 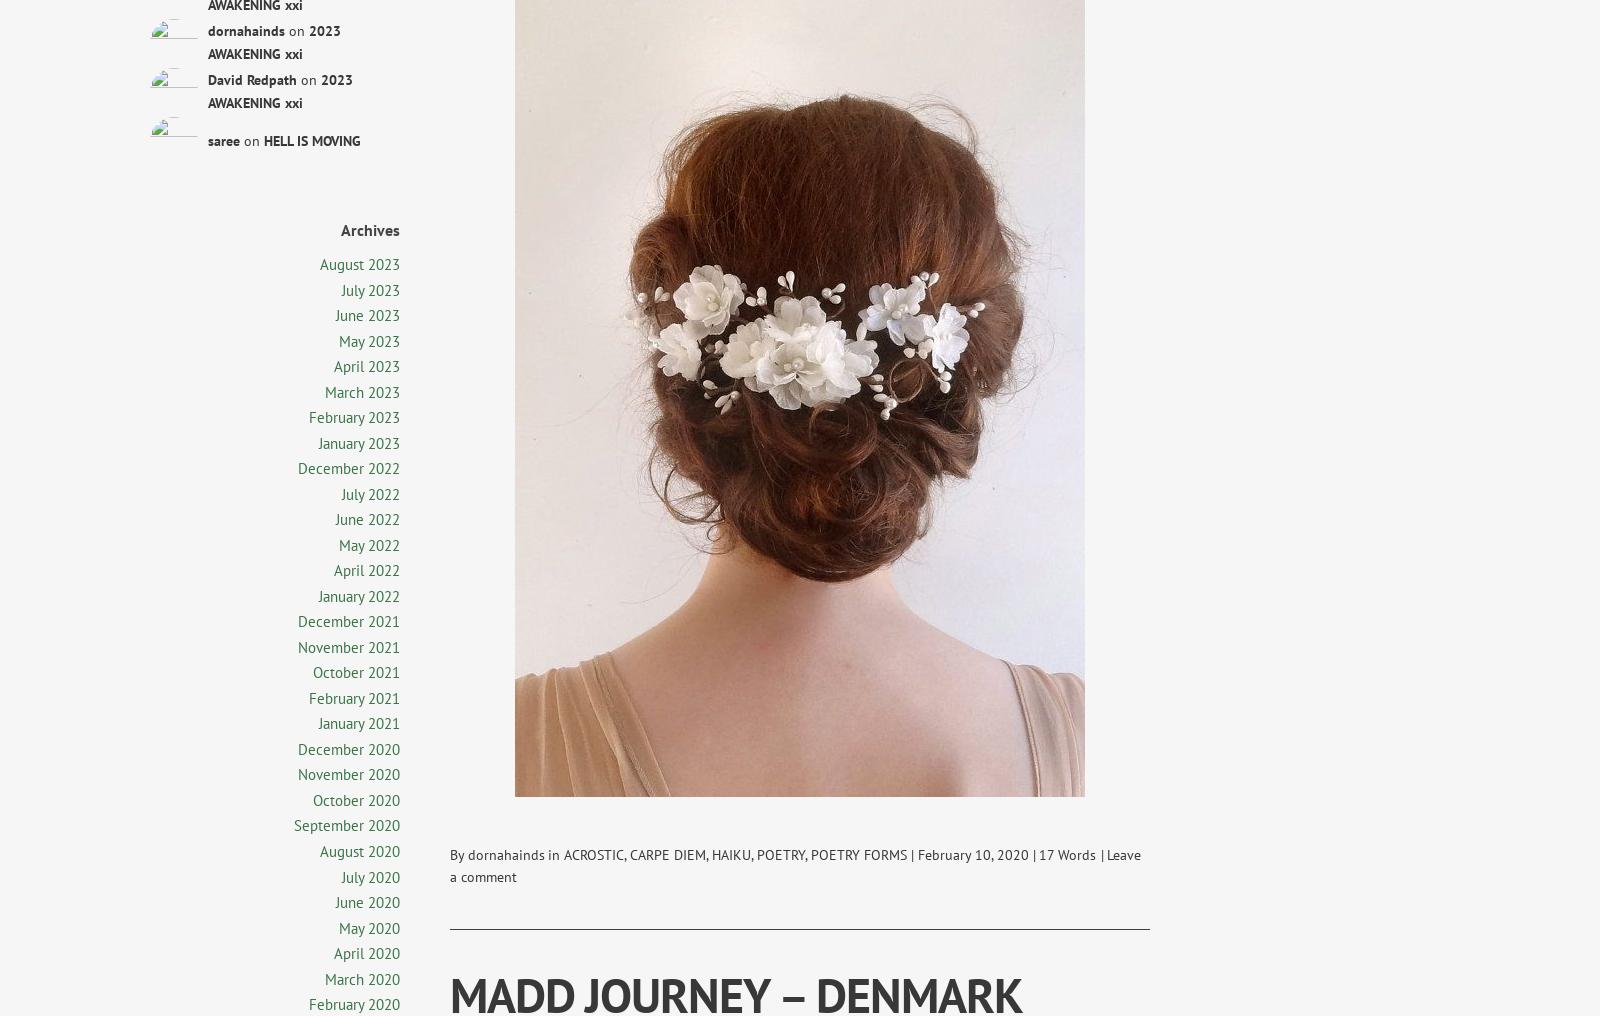 I want to click on 'July 2023', so click(x=371, y=288).